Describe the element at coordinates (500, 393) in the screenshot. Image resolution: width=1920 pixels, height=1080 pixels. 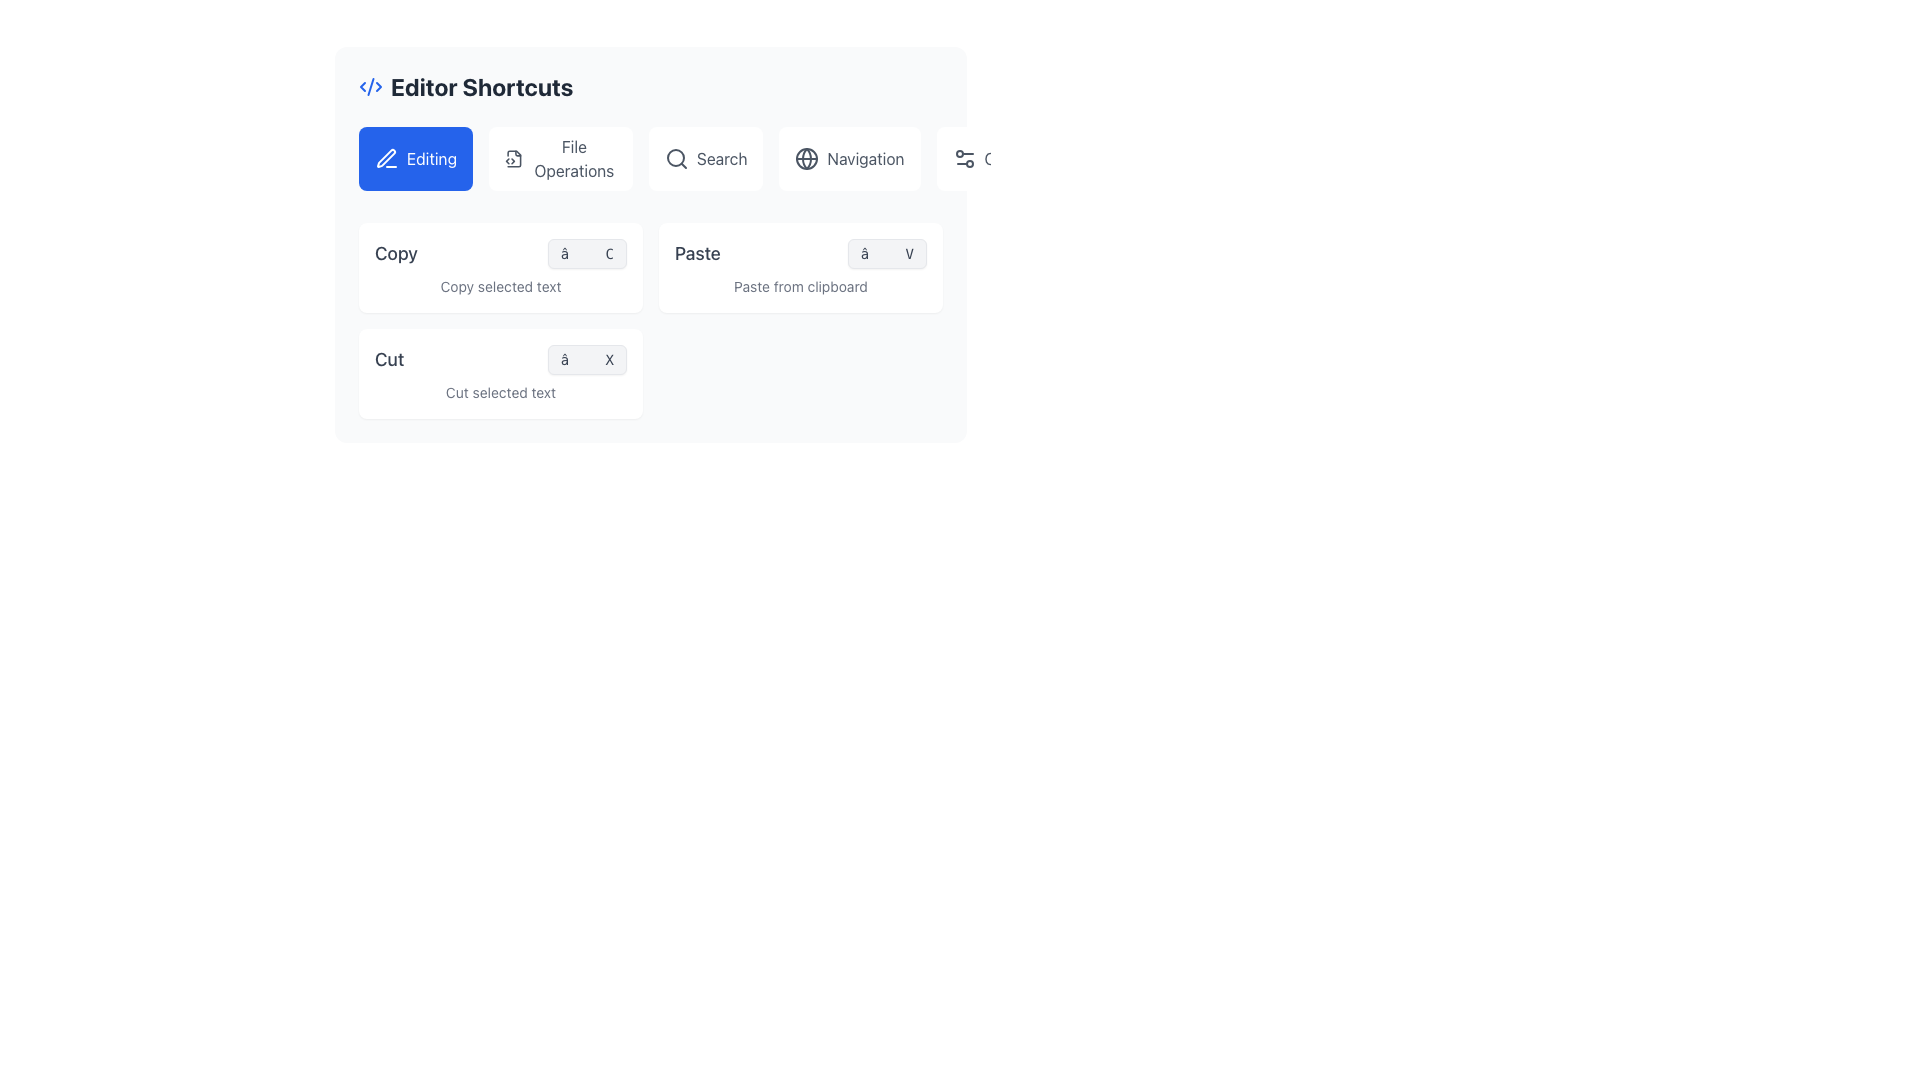
I see `the static text label that provides context for the 'Cut' operation, located in the bottom left section of the grid below the 'Cut ⌘ X' label` at that location.